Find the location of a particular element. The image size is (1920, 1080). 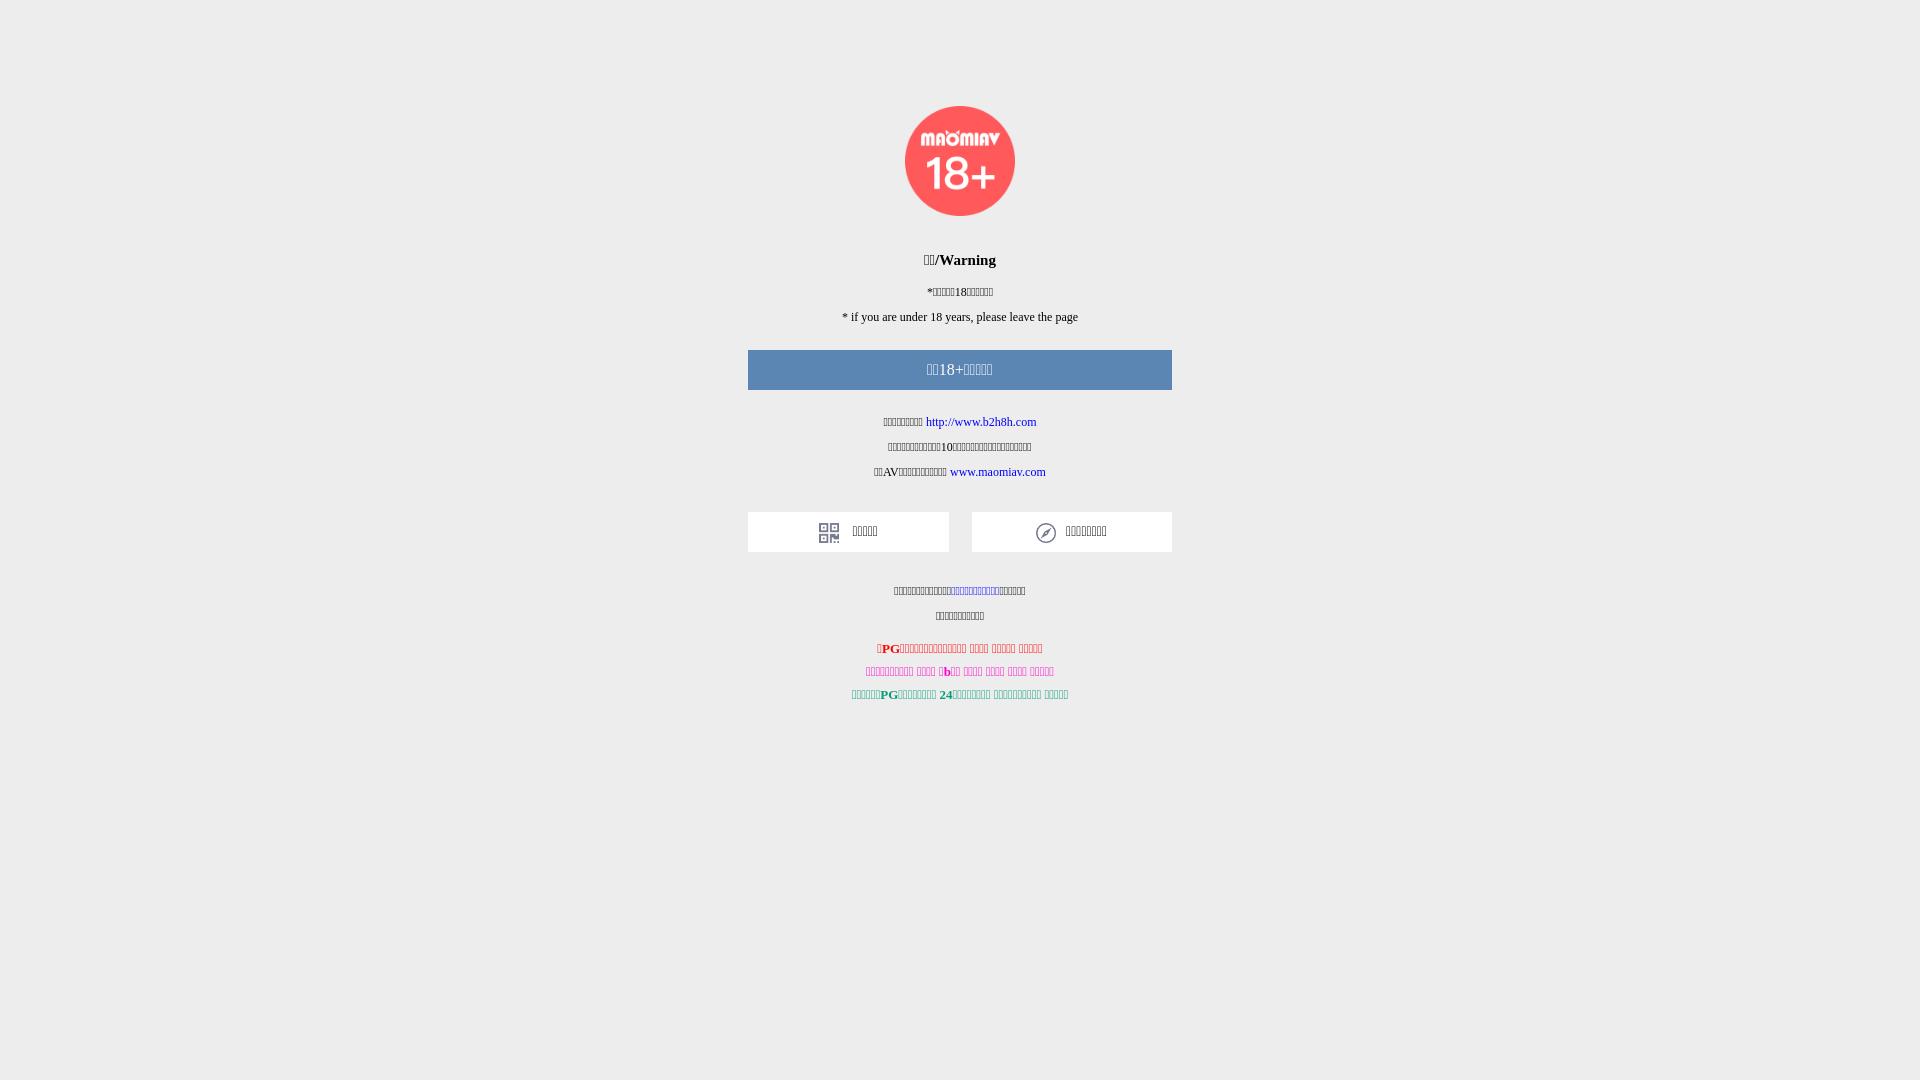

'www.maomiav.com' is located at coordinates (998, 471).